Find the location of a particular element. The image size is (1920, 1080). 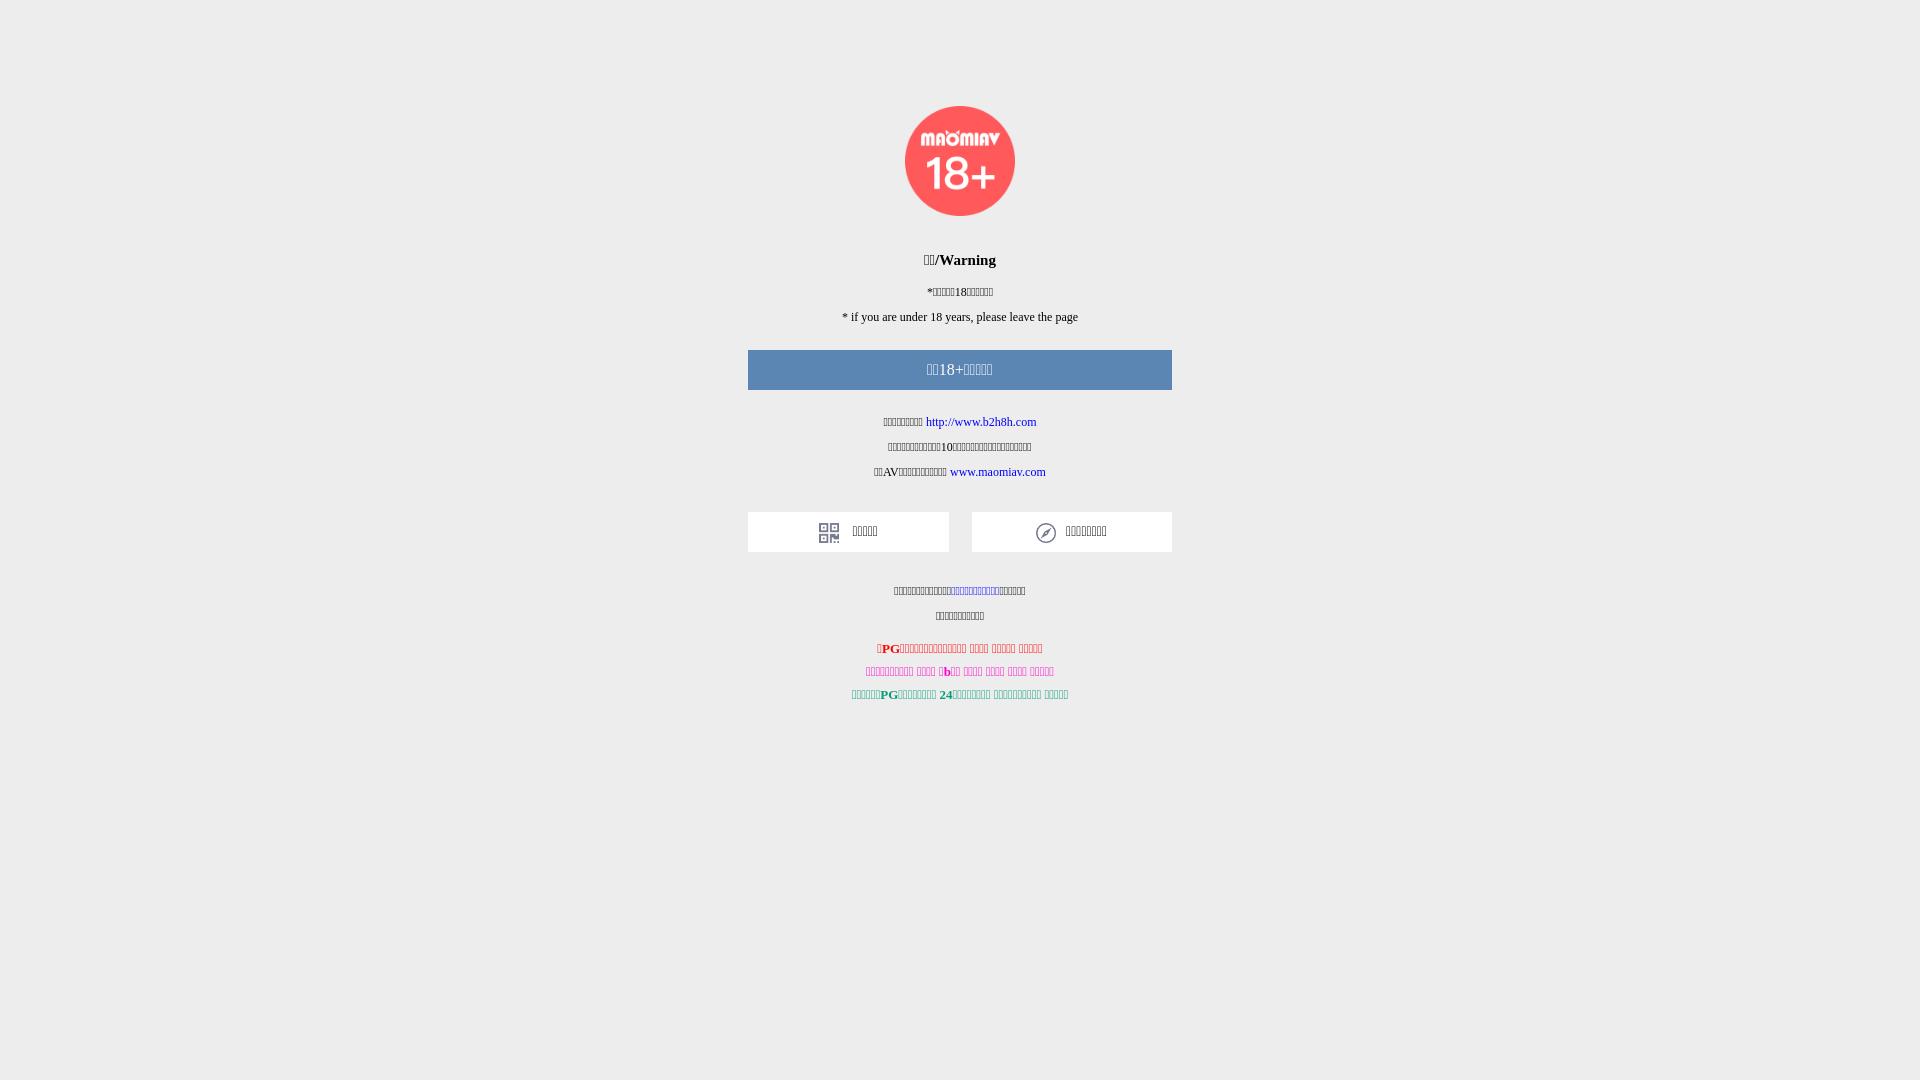

'www.maomiav.com' is located at coordinates (998, 471).